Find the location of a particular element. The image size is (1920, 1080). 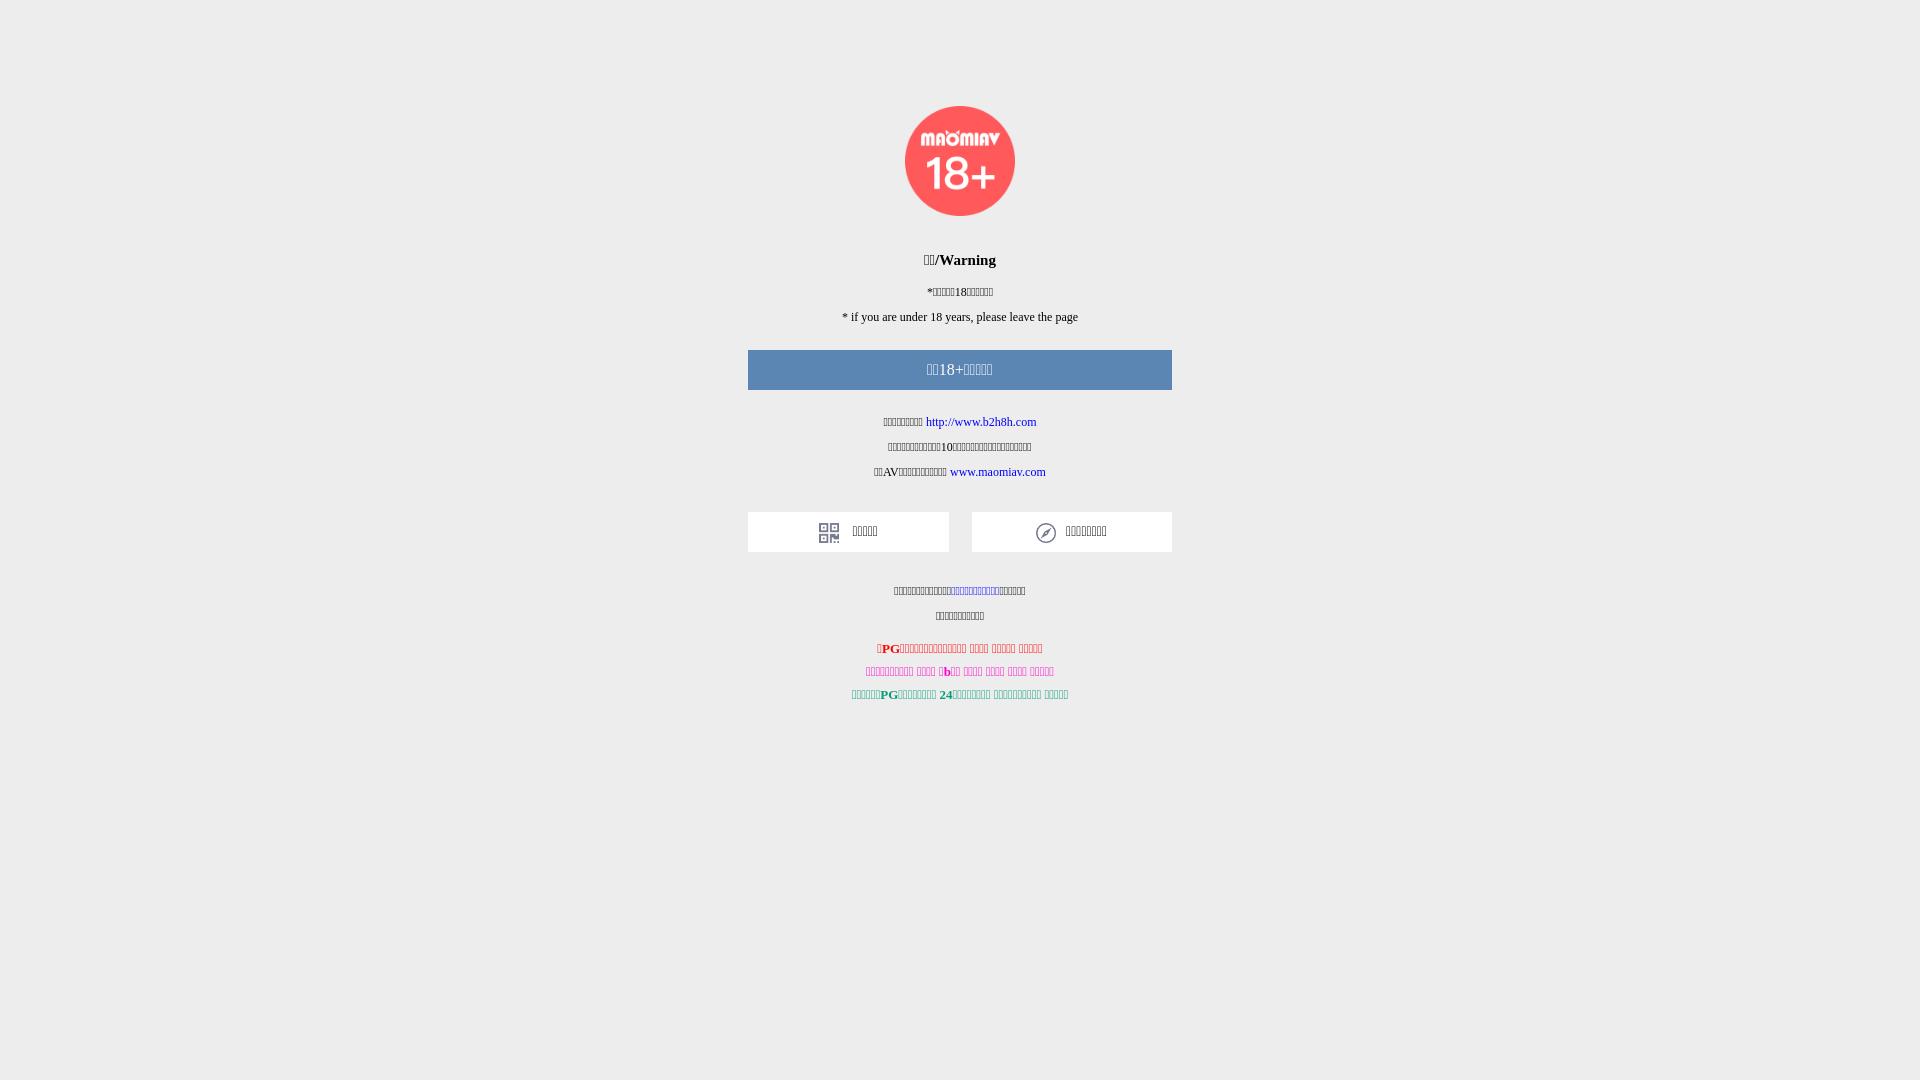

'www.maomiav.com' is located at coordinates (998, 471).